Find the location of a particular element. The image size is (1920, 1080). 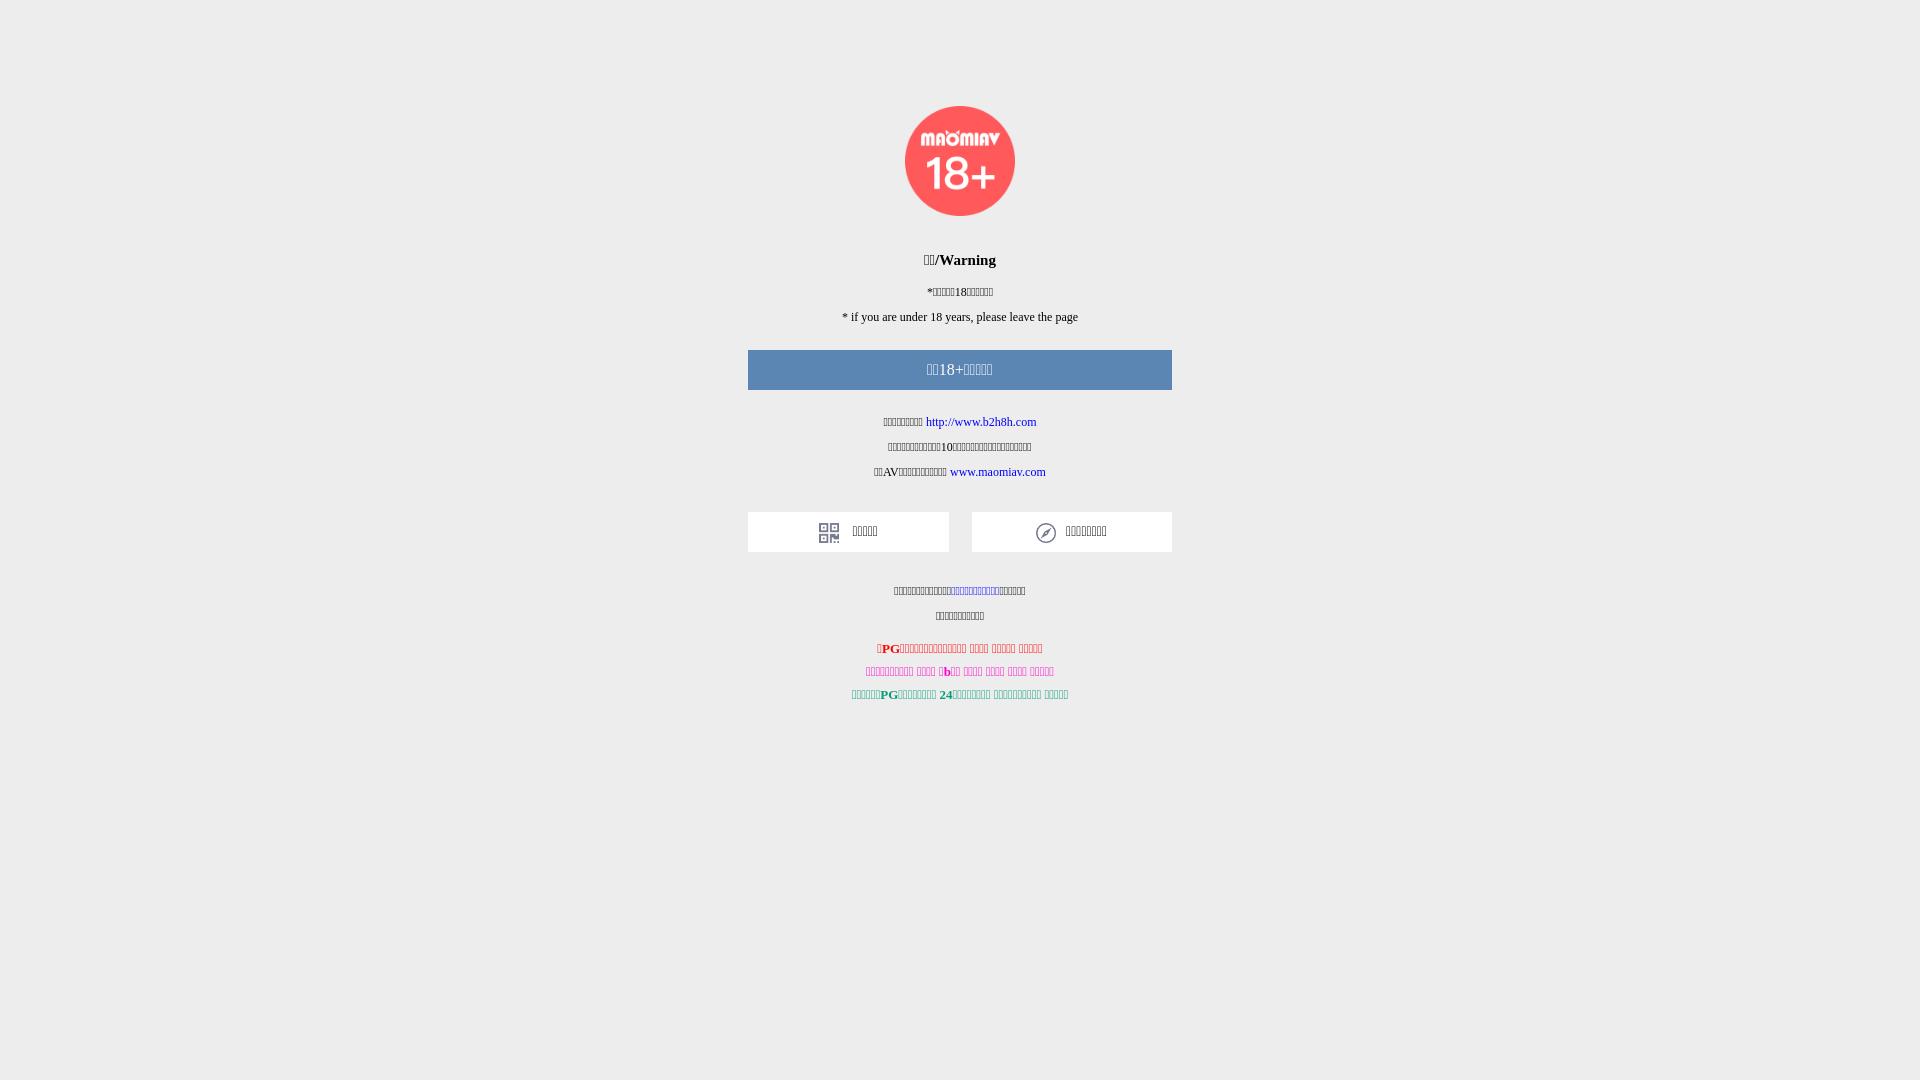

'www.maomiav.com' is located at coordinates (998, 471).